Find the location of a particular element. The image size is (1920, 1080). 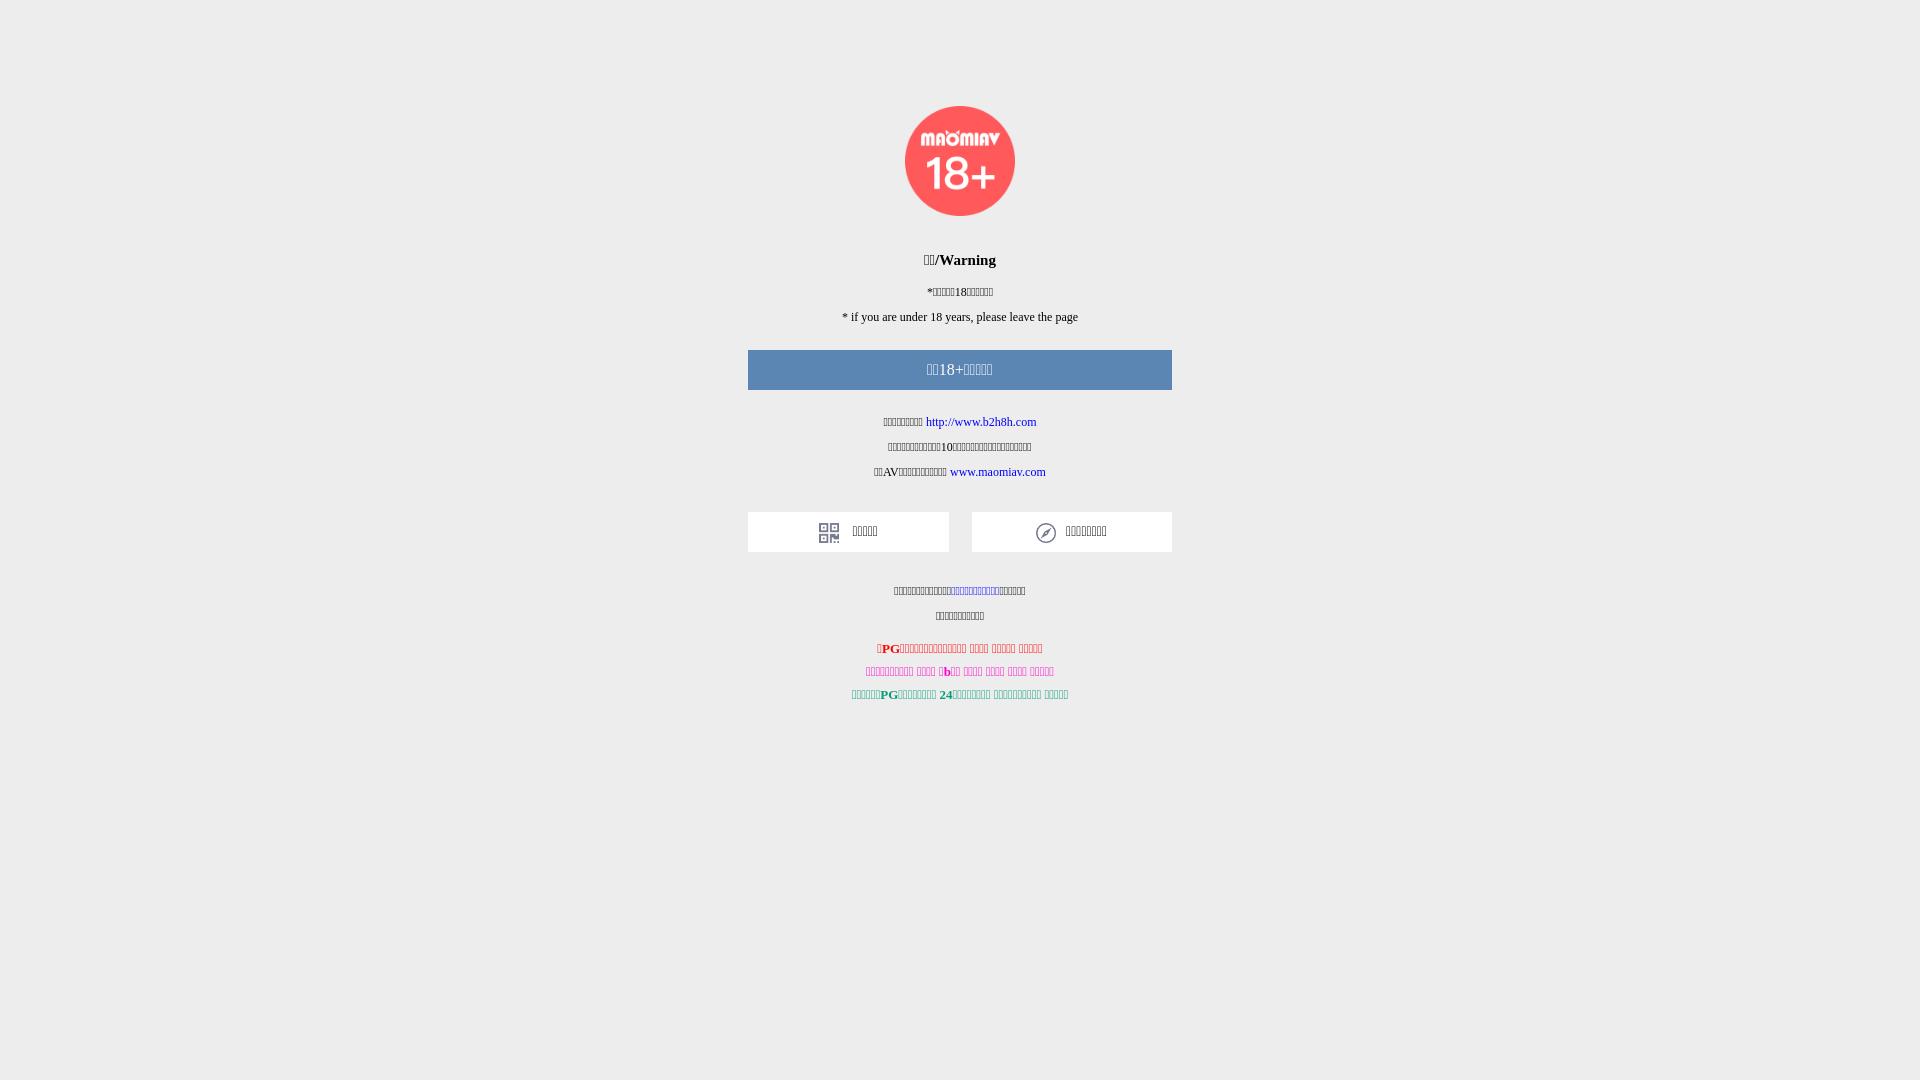

'www.maomiav.com' is located at coordinates (998, 471).